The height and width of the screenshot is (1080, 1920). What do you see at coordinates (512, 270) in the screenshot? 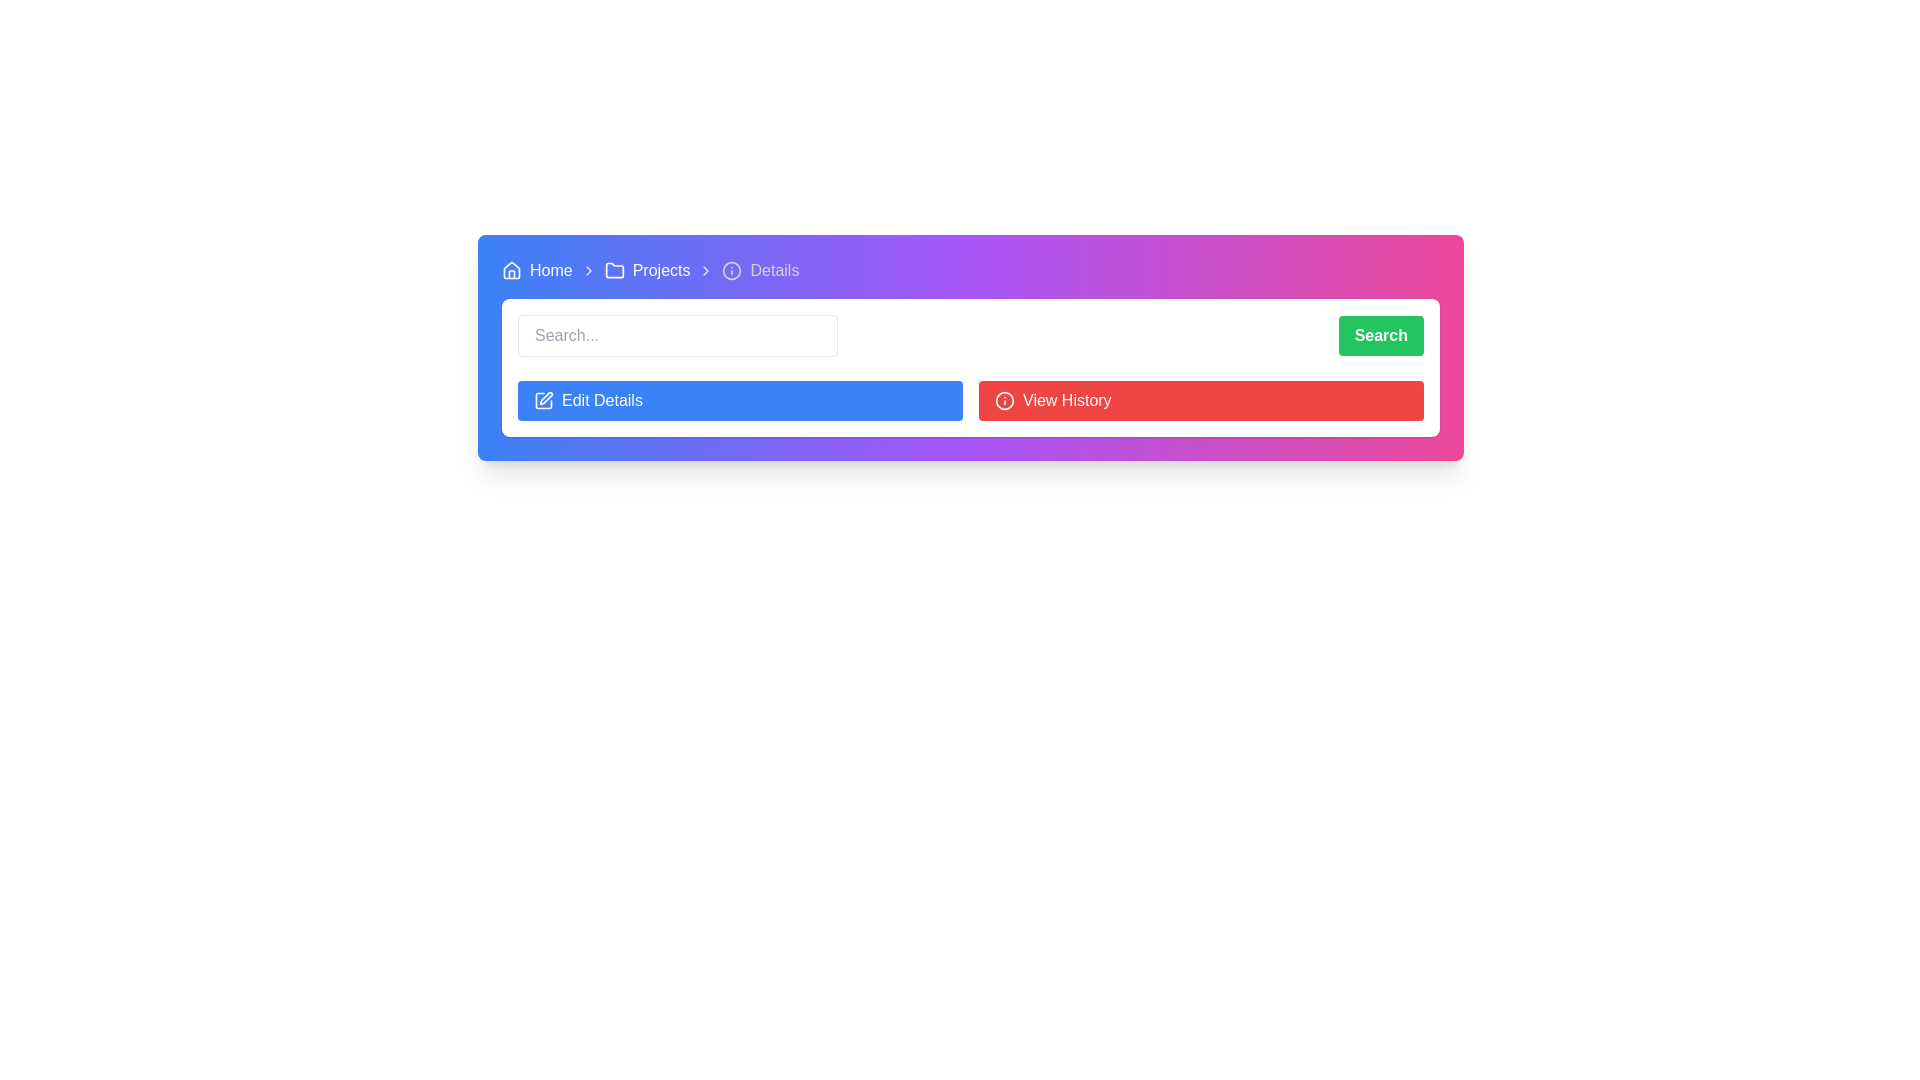
I see `the home icon located at the leftmost side of the breadcrumb navigation` at bounding box center [512, 270].